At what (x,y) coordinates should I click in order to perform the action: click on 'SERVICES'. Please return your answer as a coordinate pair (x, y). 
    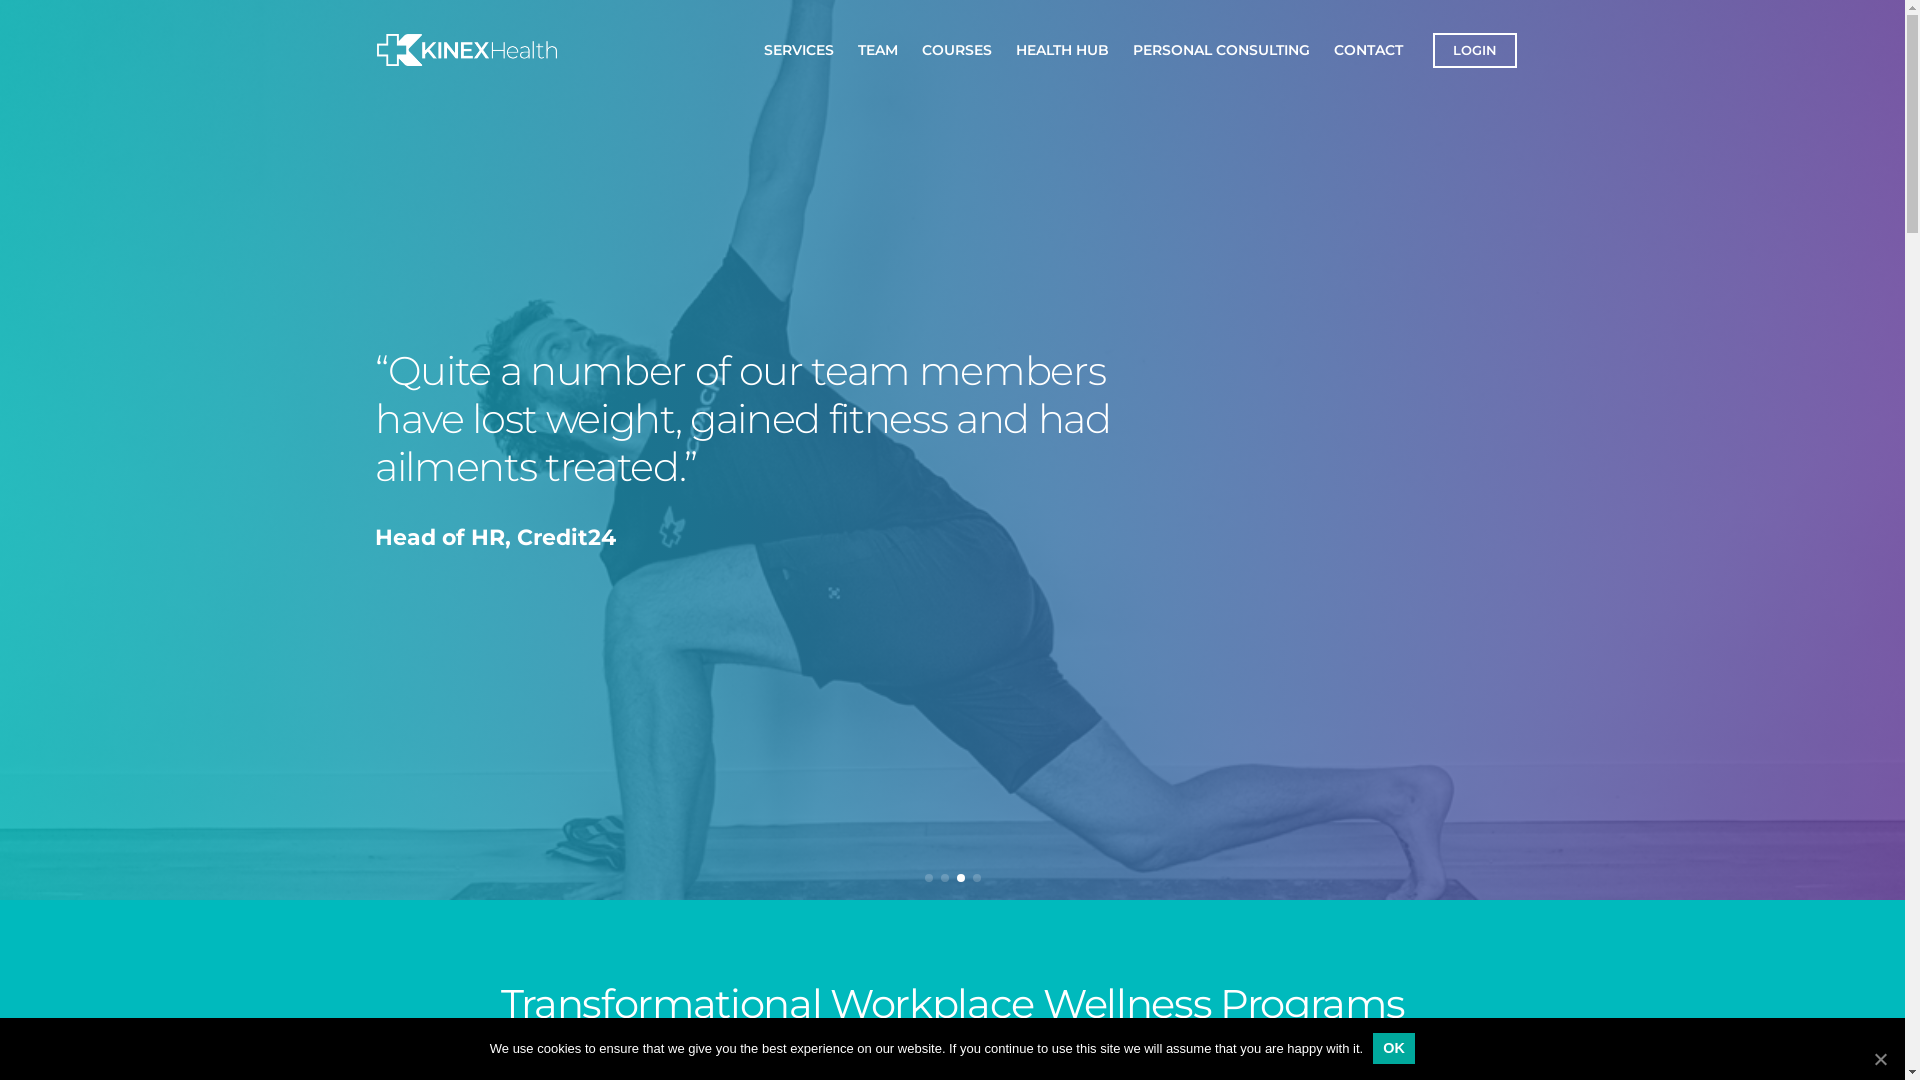
    Looking at the image, I should click on (797, 48).